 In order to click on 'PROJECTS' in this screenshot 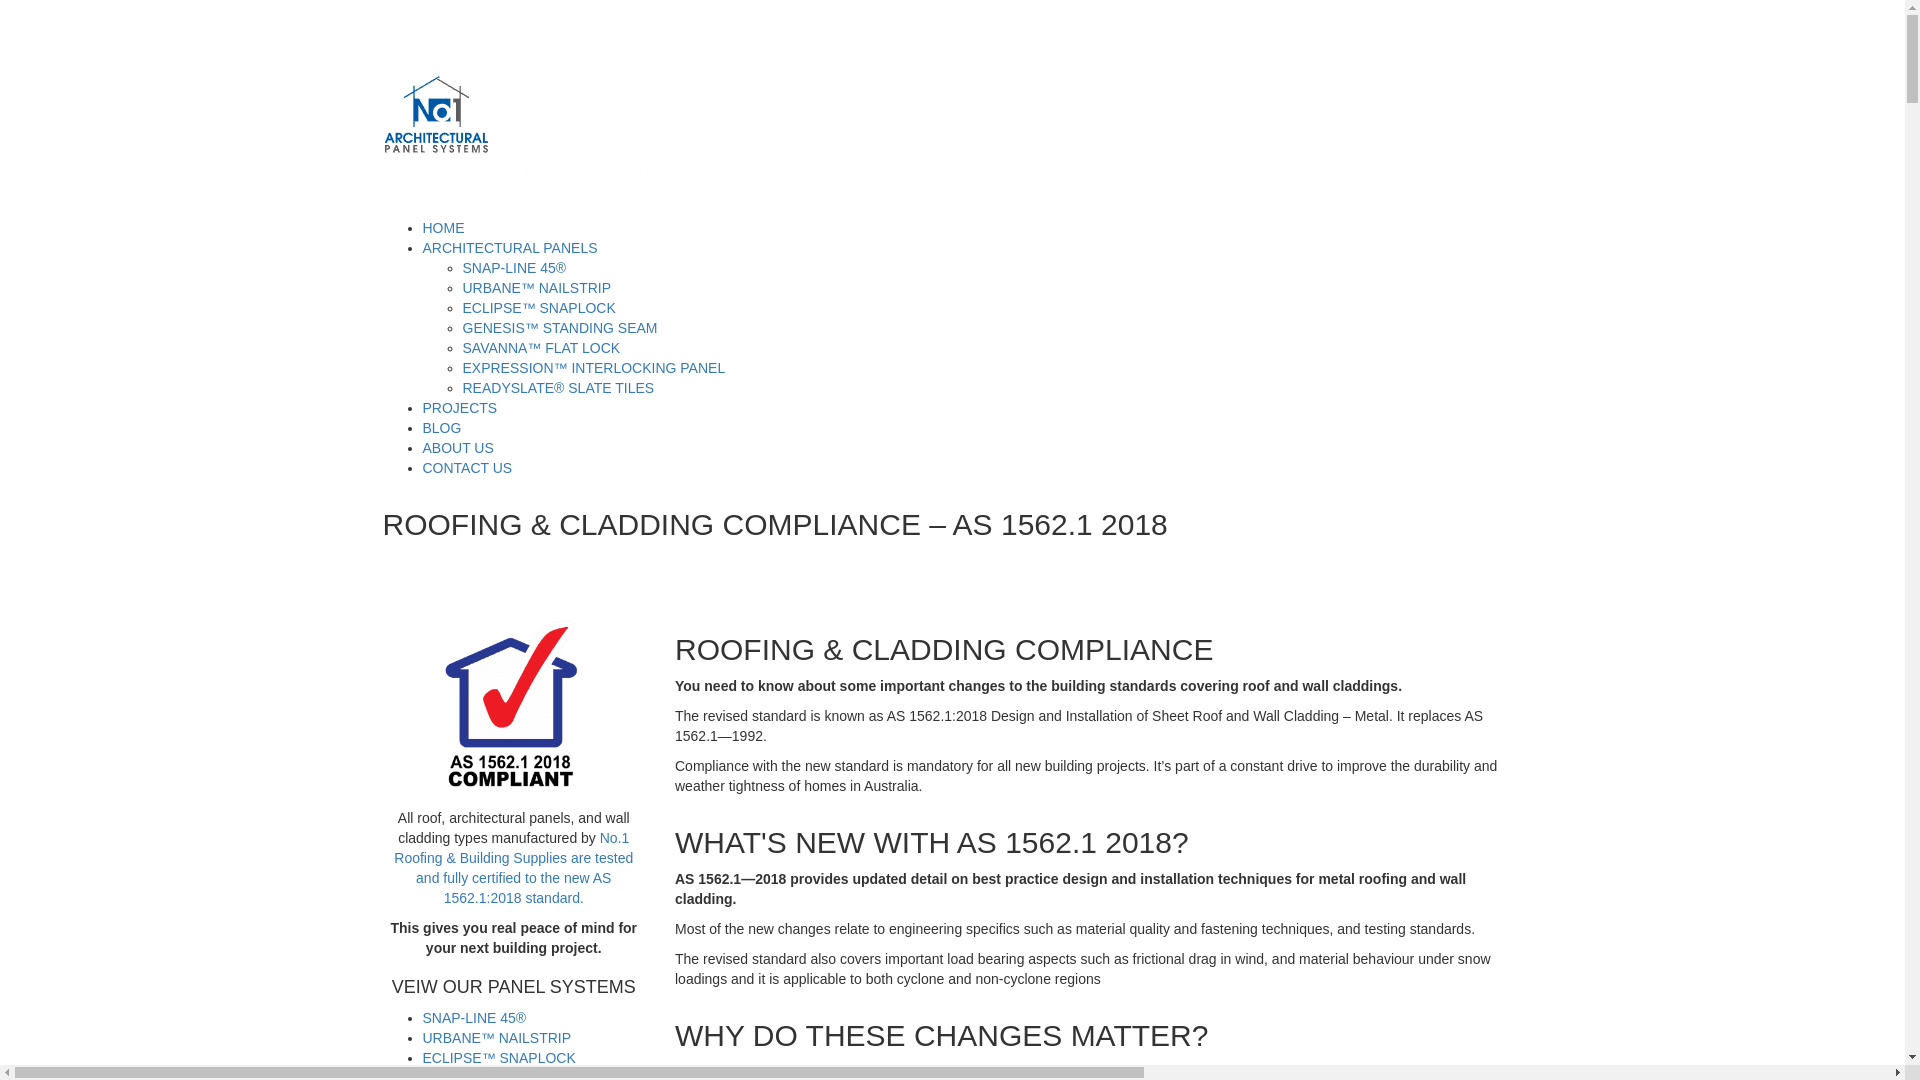, I will do `click(458, 407)`.